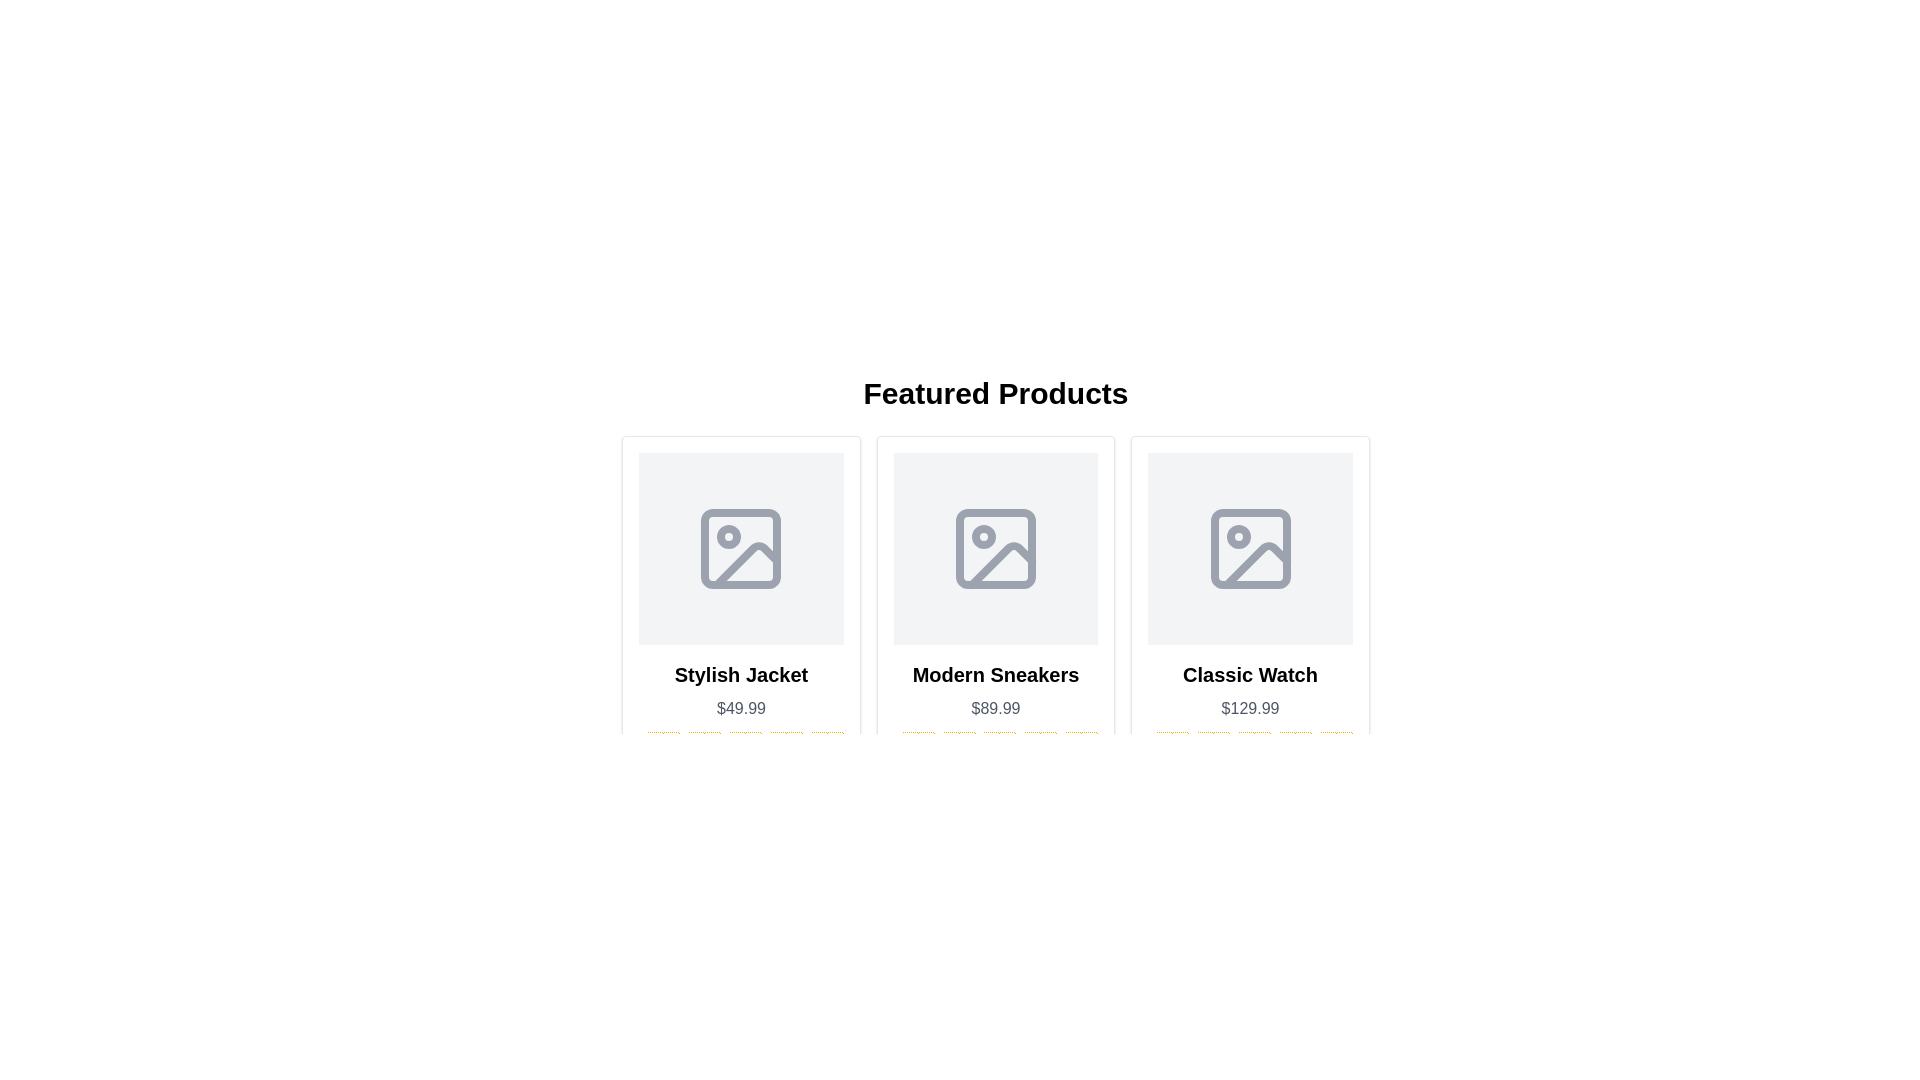  Describe the element at coordinates (996, 675) in the screenshot. I see `text label displaying 'Modern Sneakers' which is bold and larger than adjacent text, located in the second card of three horizontally aligned cards` at that location.